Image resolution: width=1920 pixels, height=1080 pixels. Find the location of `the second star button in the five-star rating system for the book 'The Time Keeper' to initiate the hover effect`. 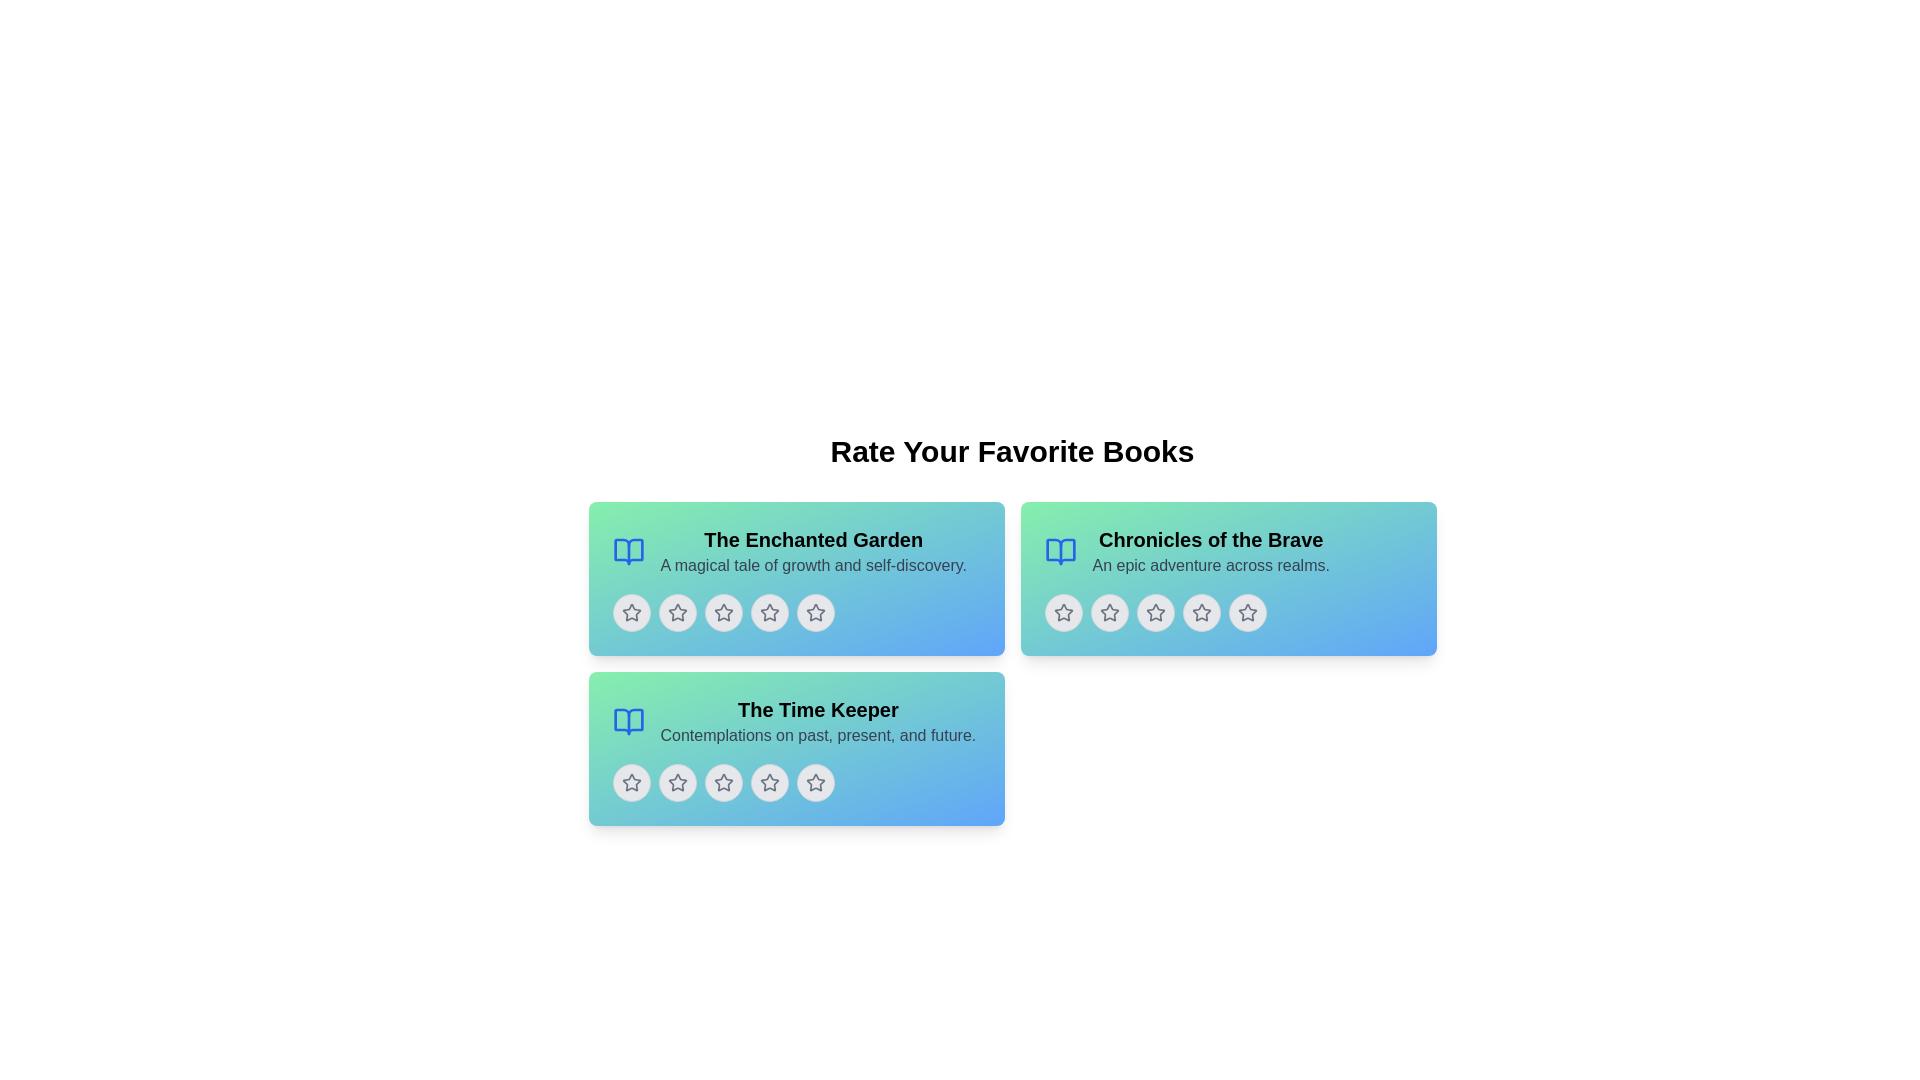

the second star button in the five-star rating system for the book 'The Time Keeper' to initiate the hover effect is located at coordinates (677, 782).